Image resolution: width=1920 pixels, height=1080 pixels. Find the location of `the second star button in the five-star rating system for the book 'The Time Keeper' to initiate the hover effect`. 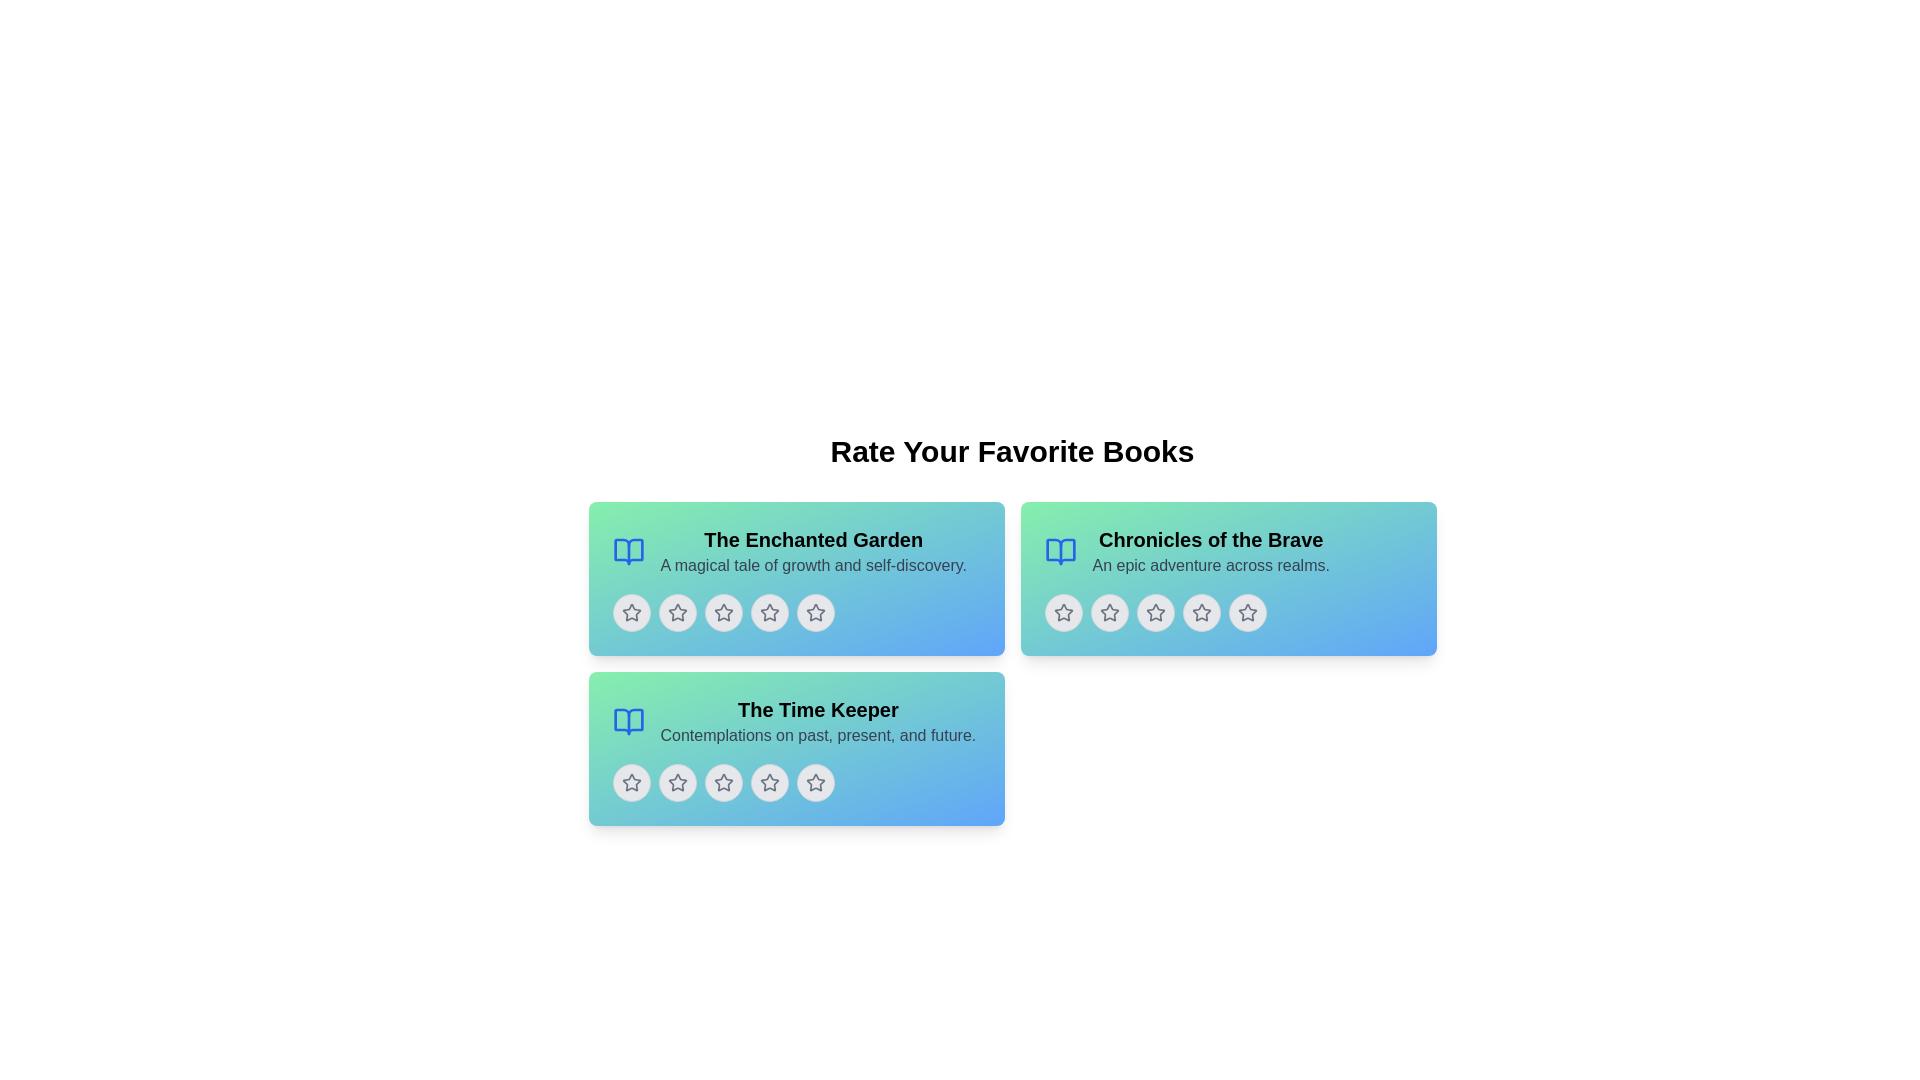

the second star button in the five-star rating system for the book 'The Time Keeper' to initiate the hover effect is located at coordinates (677, 782).